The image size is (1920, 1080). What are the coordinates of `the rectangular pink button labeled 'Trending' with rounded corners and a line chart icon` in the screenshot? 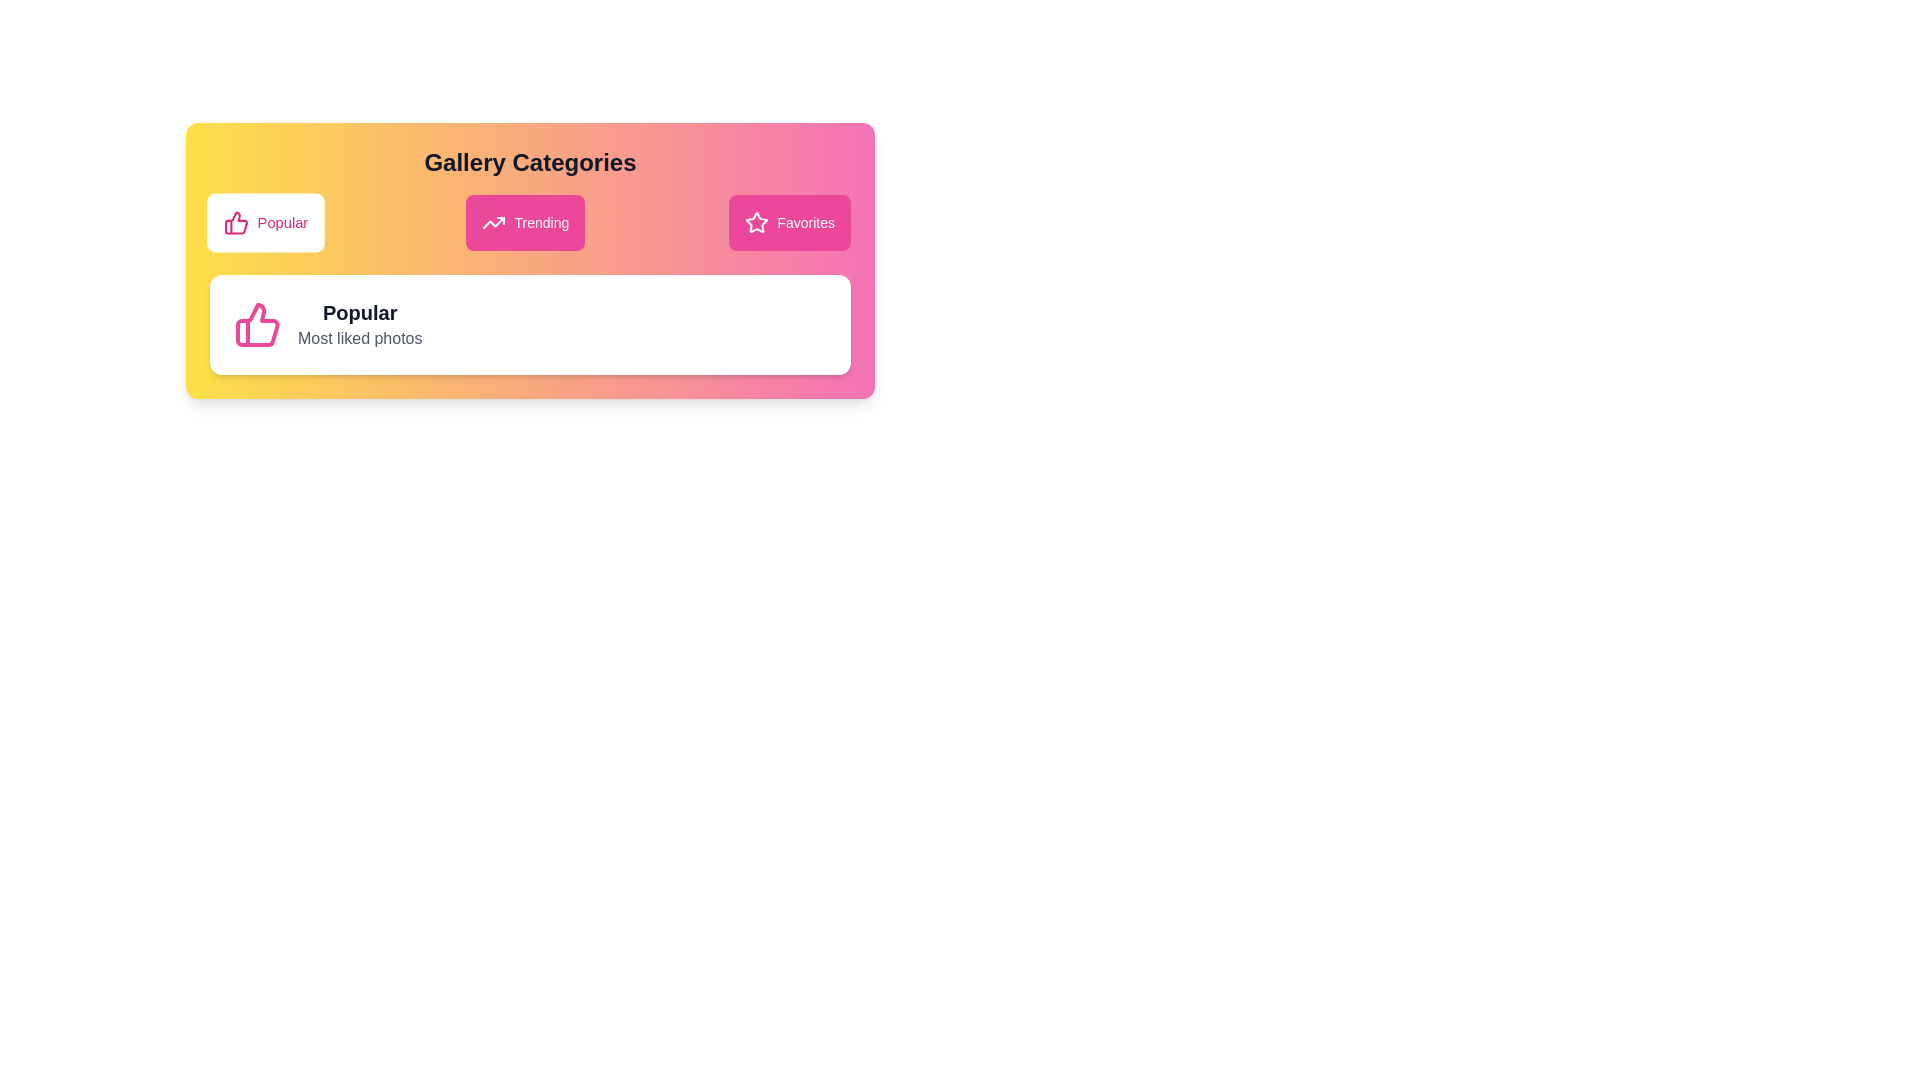 It's located at (525, 223).